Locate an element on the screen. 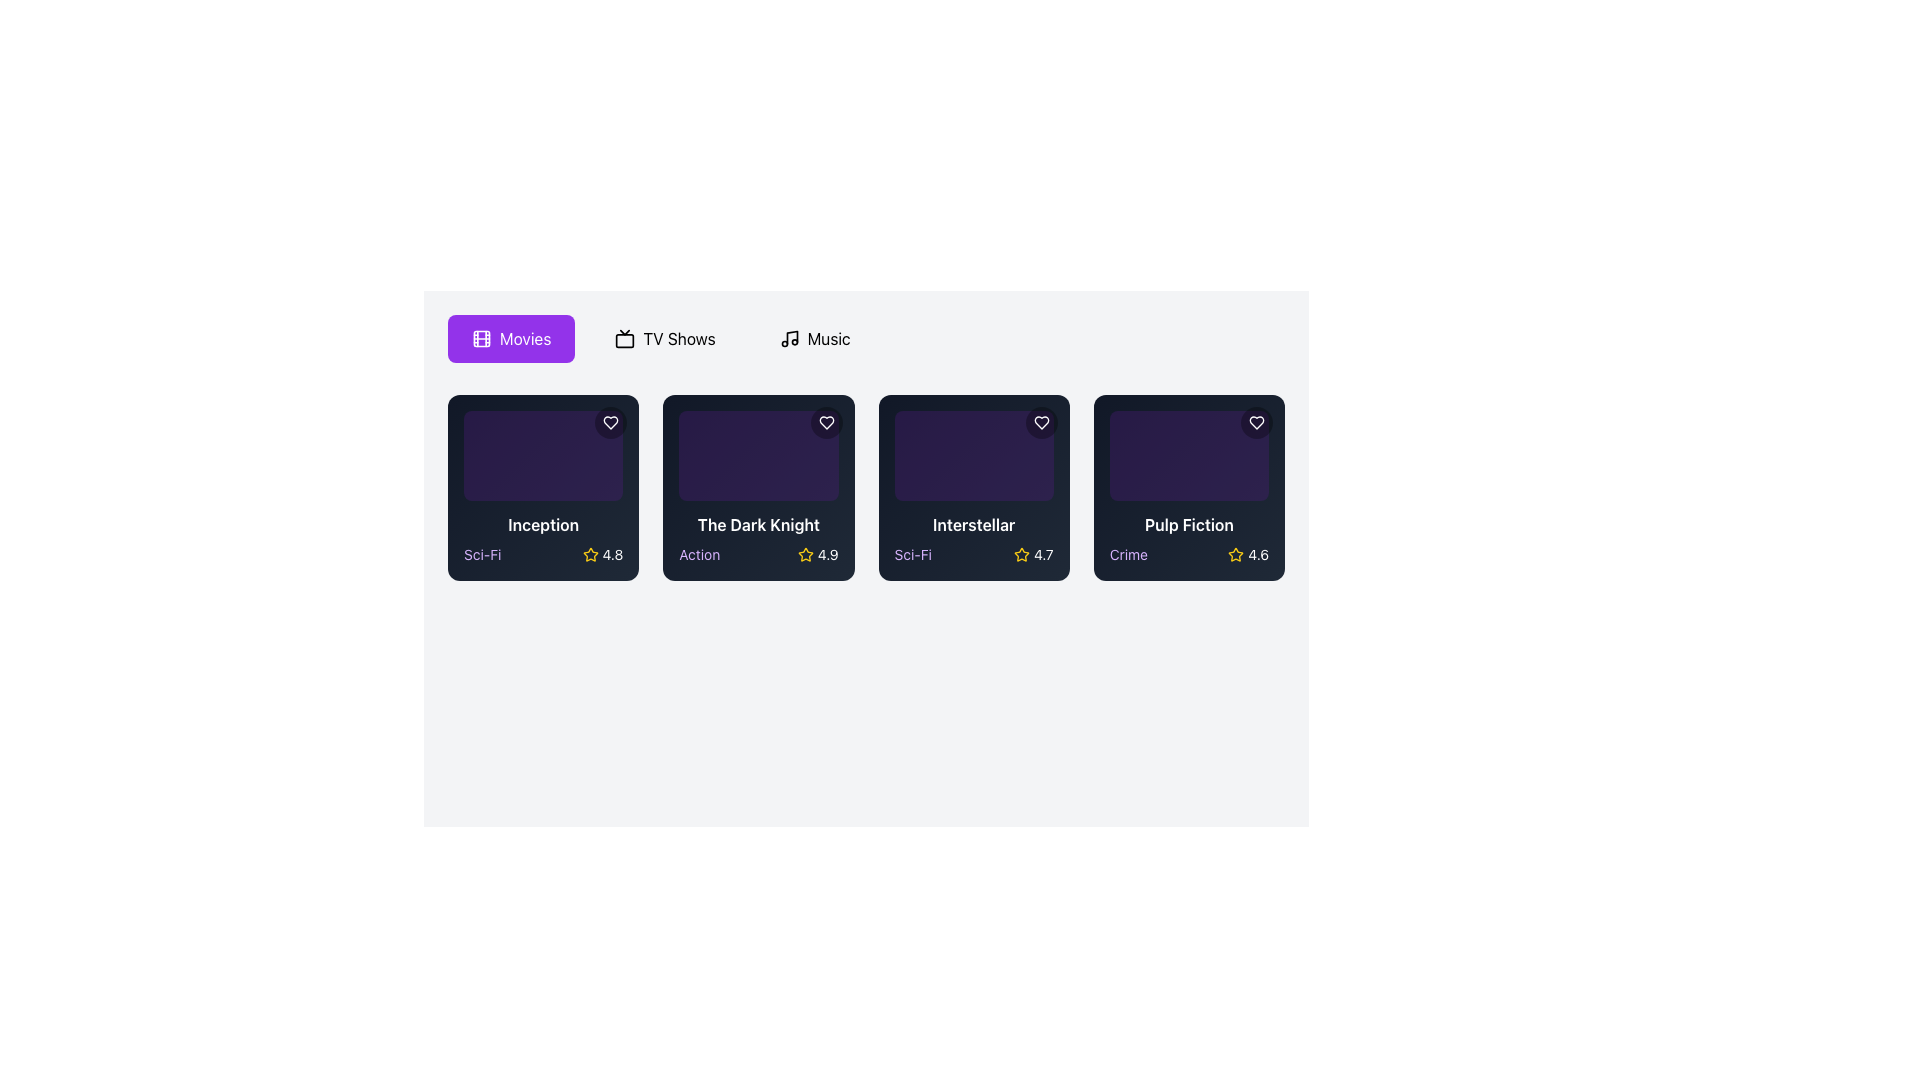 The width and height of the screenshot is (1920, 1080). the Card component displaying the movie 'The Dark Knight', which is located in the second column of a four-column grid is located at coordinates (757, 487).